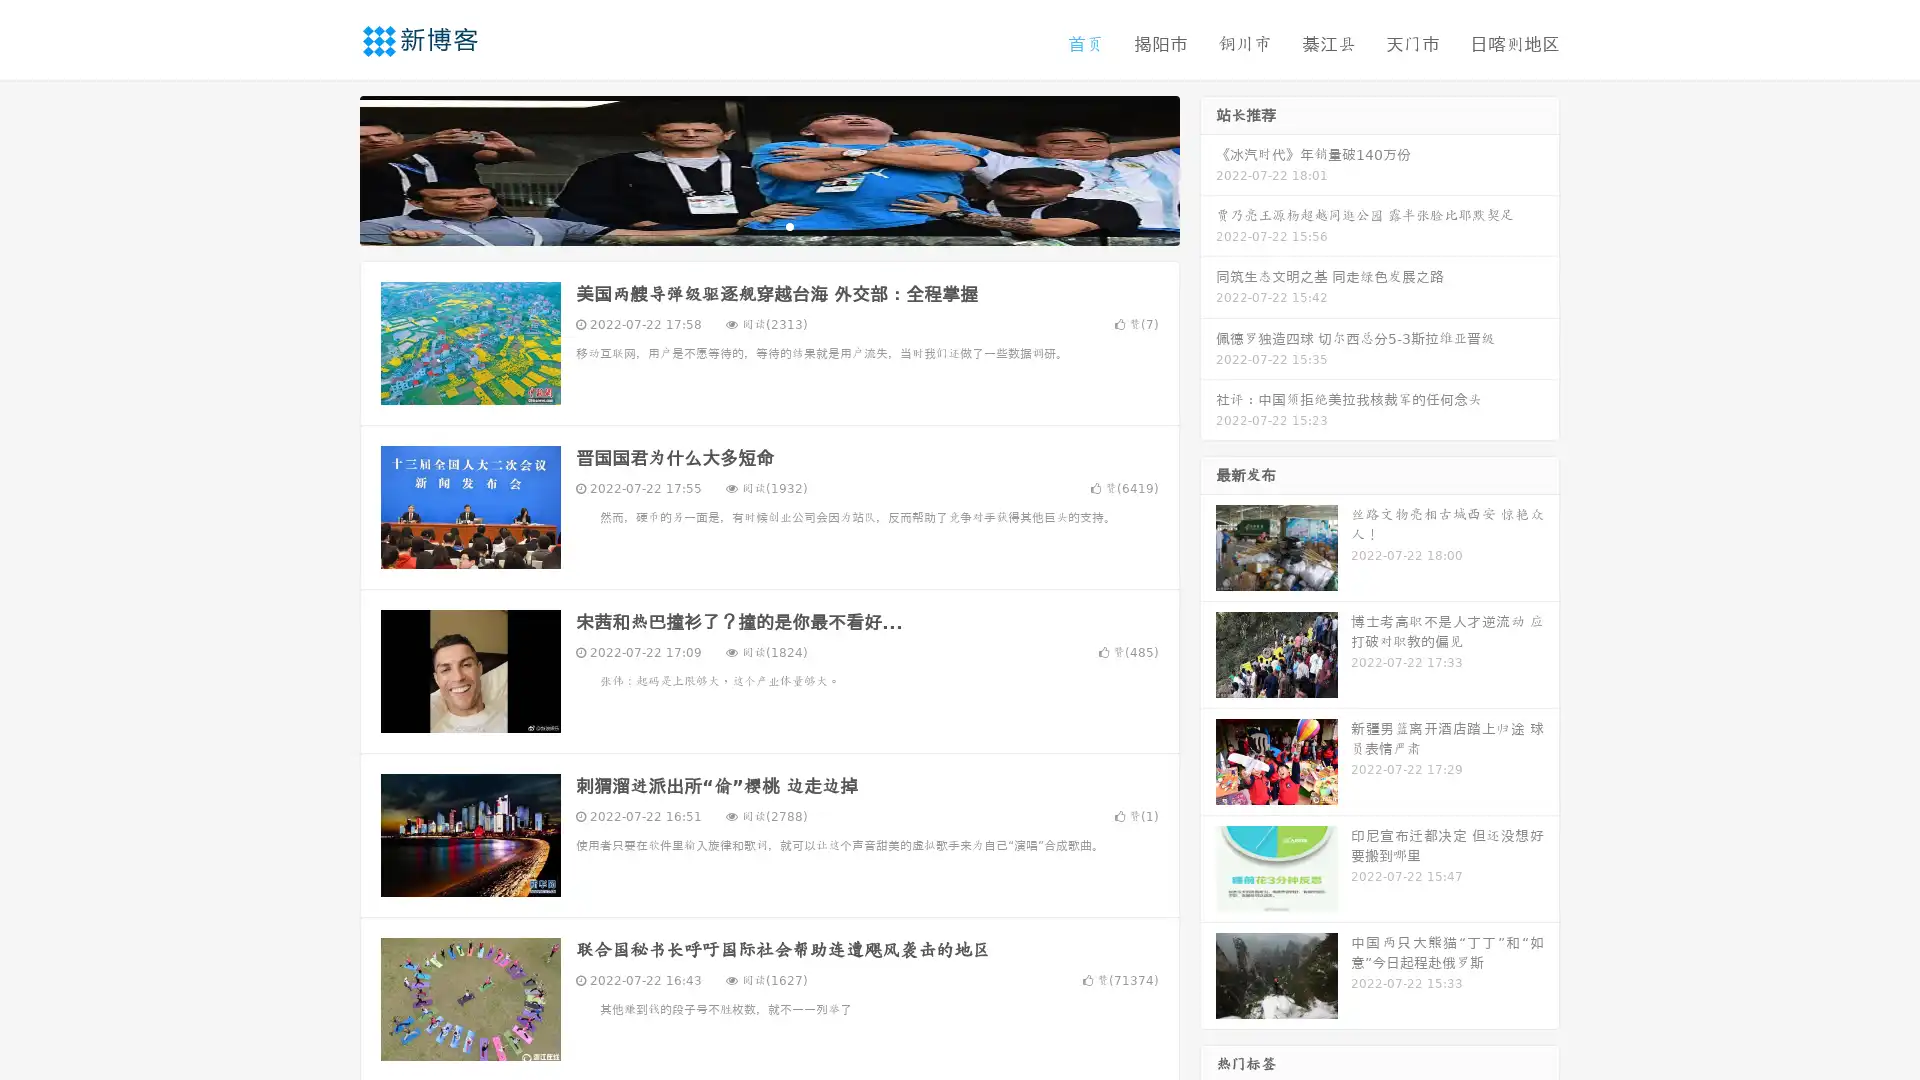 The width and height of the screenshot is (1920, 1080). Describe the element at coordinates (789, 225) in the screenshot. I see `Go to slide 3` at that location.